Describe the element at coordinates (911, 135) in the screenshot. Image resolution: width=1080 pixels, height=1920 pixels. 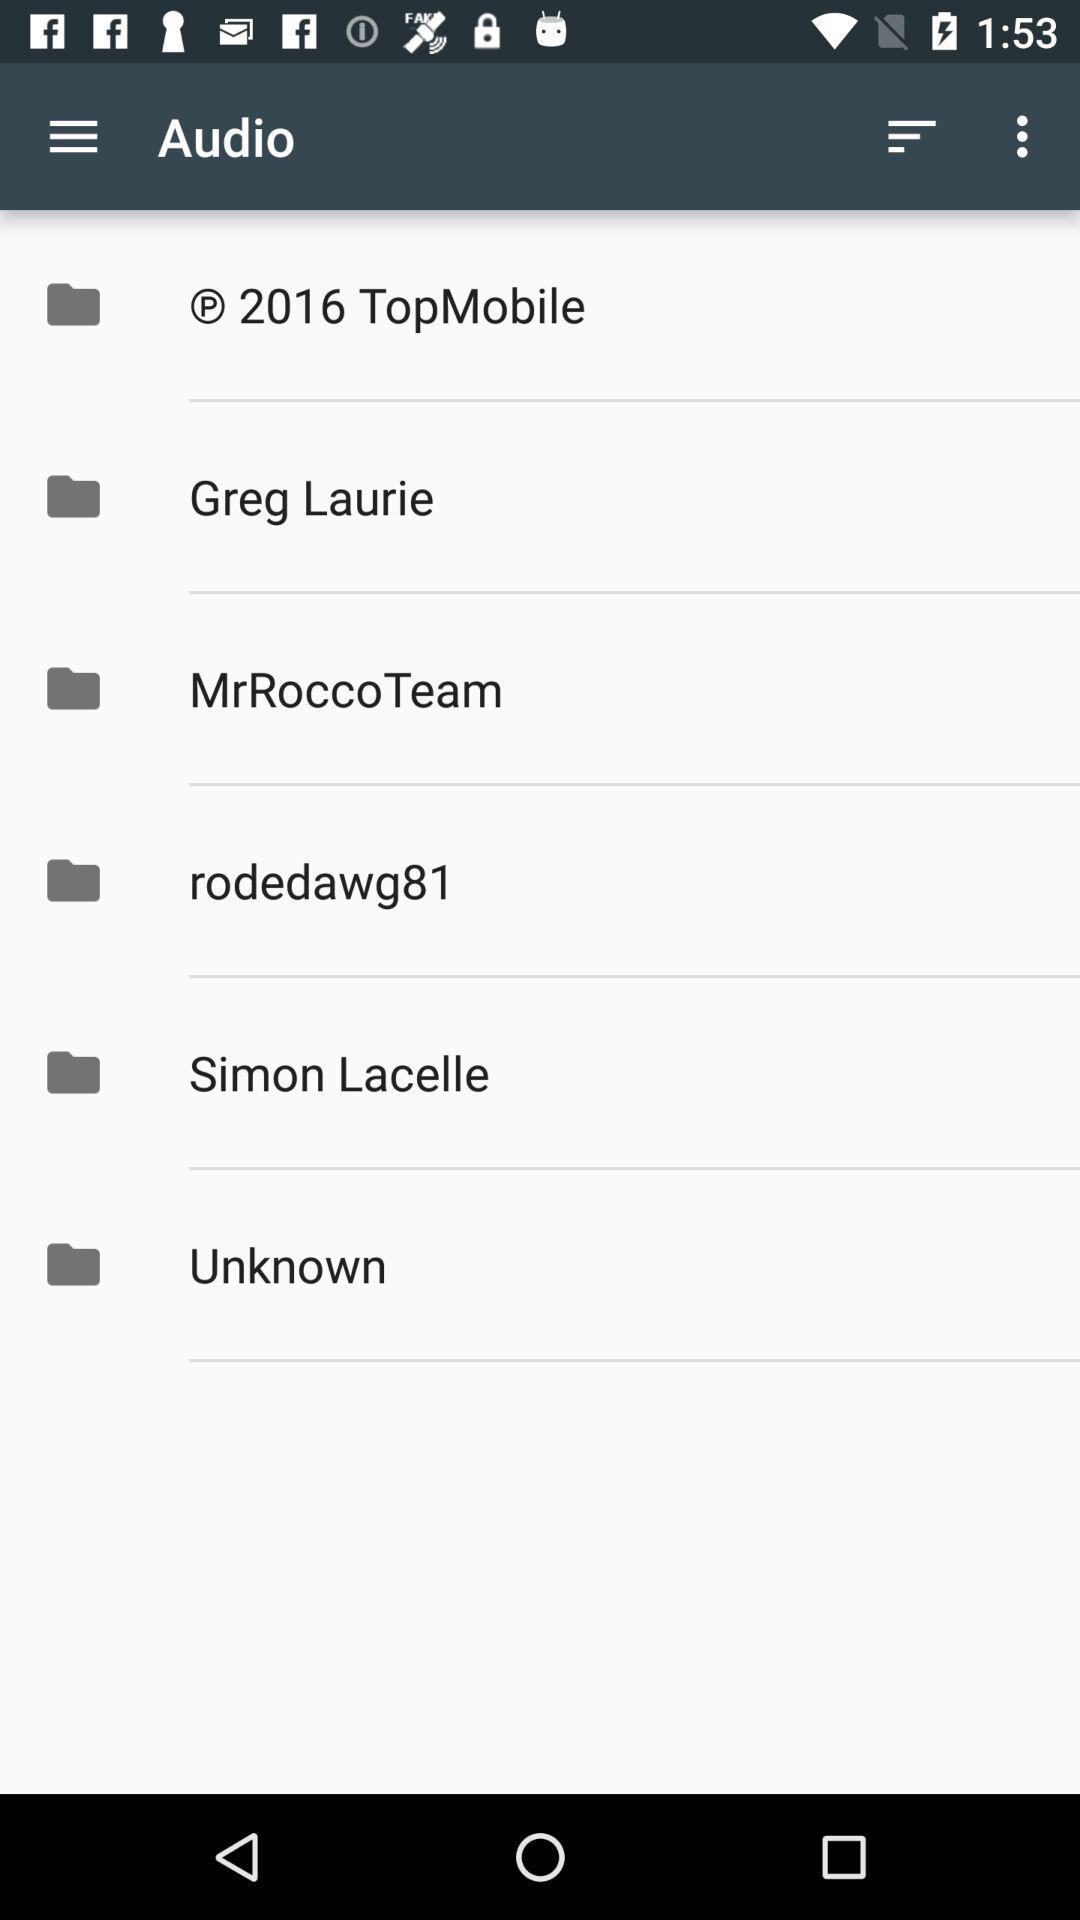
I see `icon next to audio app` at that location.